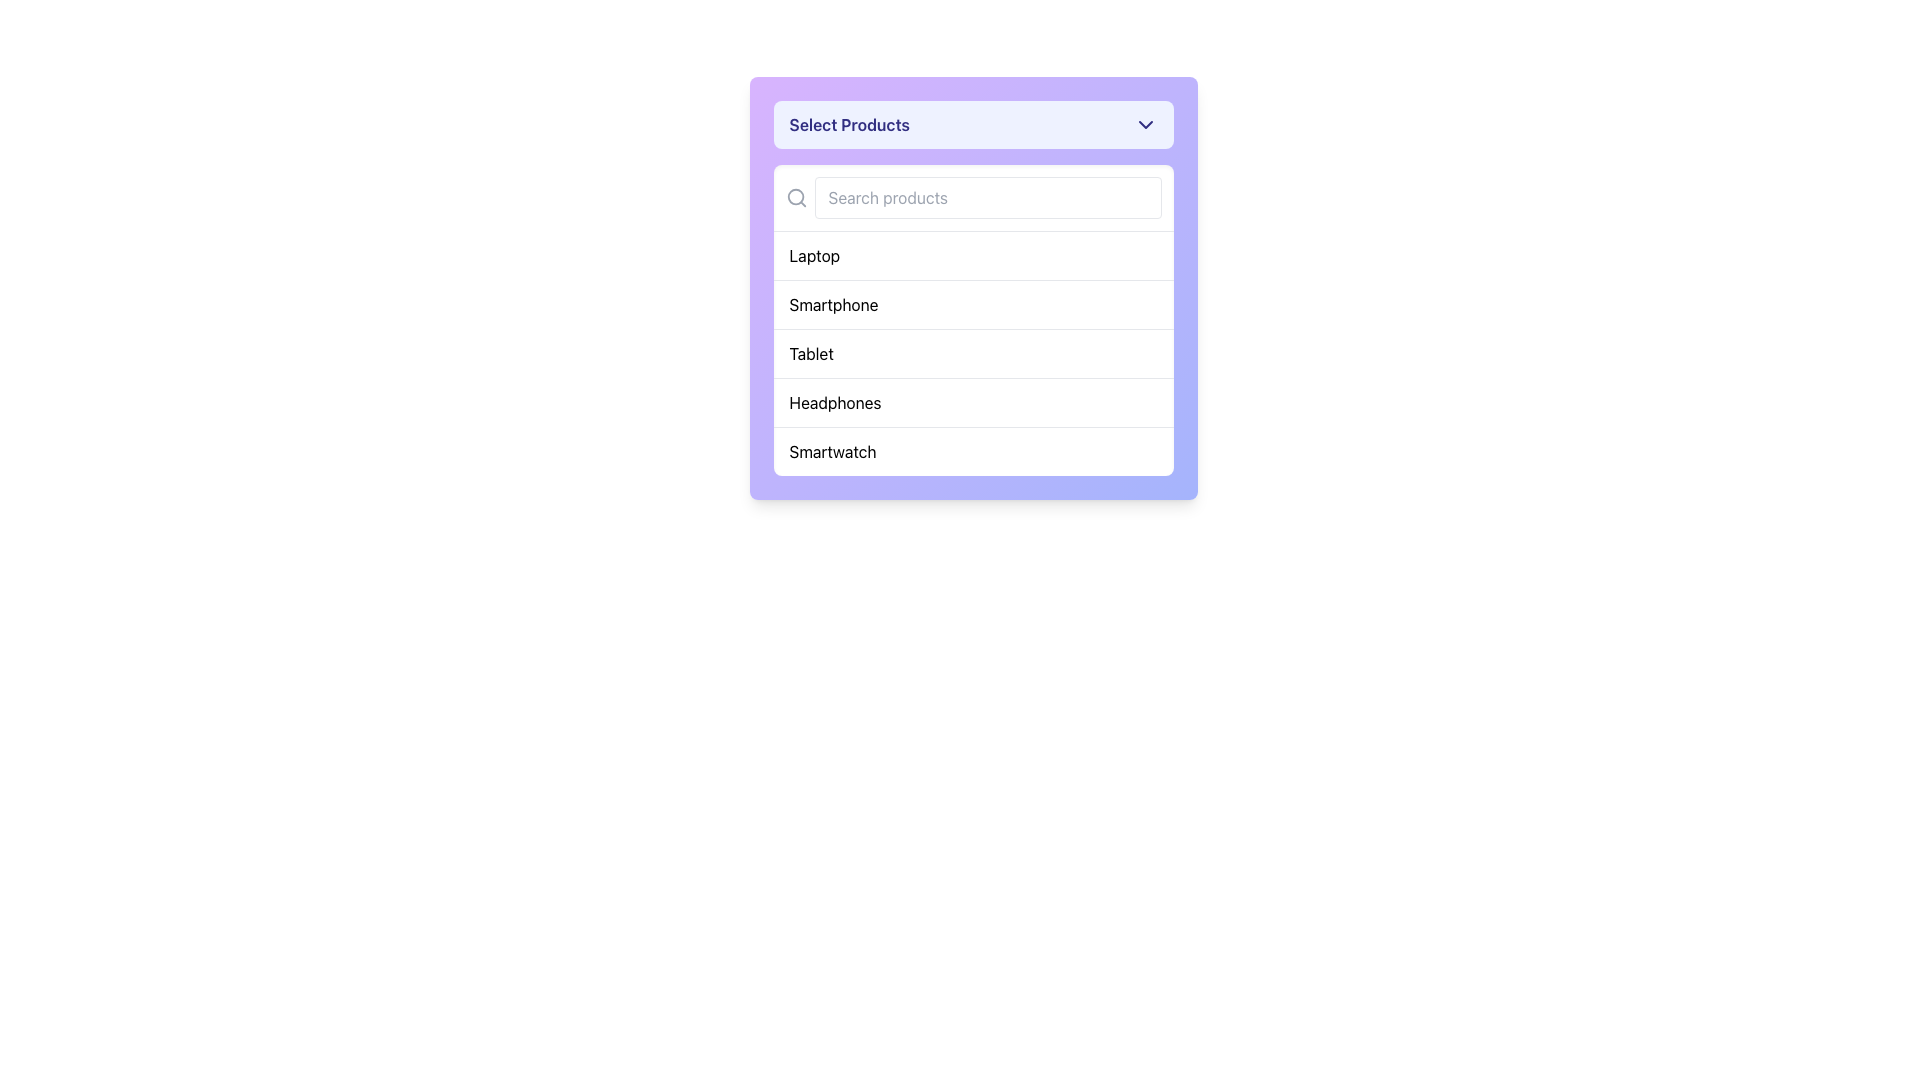 The width and height of the screenshot is (1920, 1080). Describe the element at coordinates (973, 402) in the screenshot. I see `the fourth list item labeled 'Headphones' in the vertical menu` at that location.